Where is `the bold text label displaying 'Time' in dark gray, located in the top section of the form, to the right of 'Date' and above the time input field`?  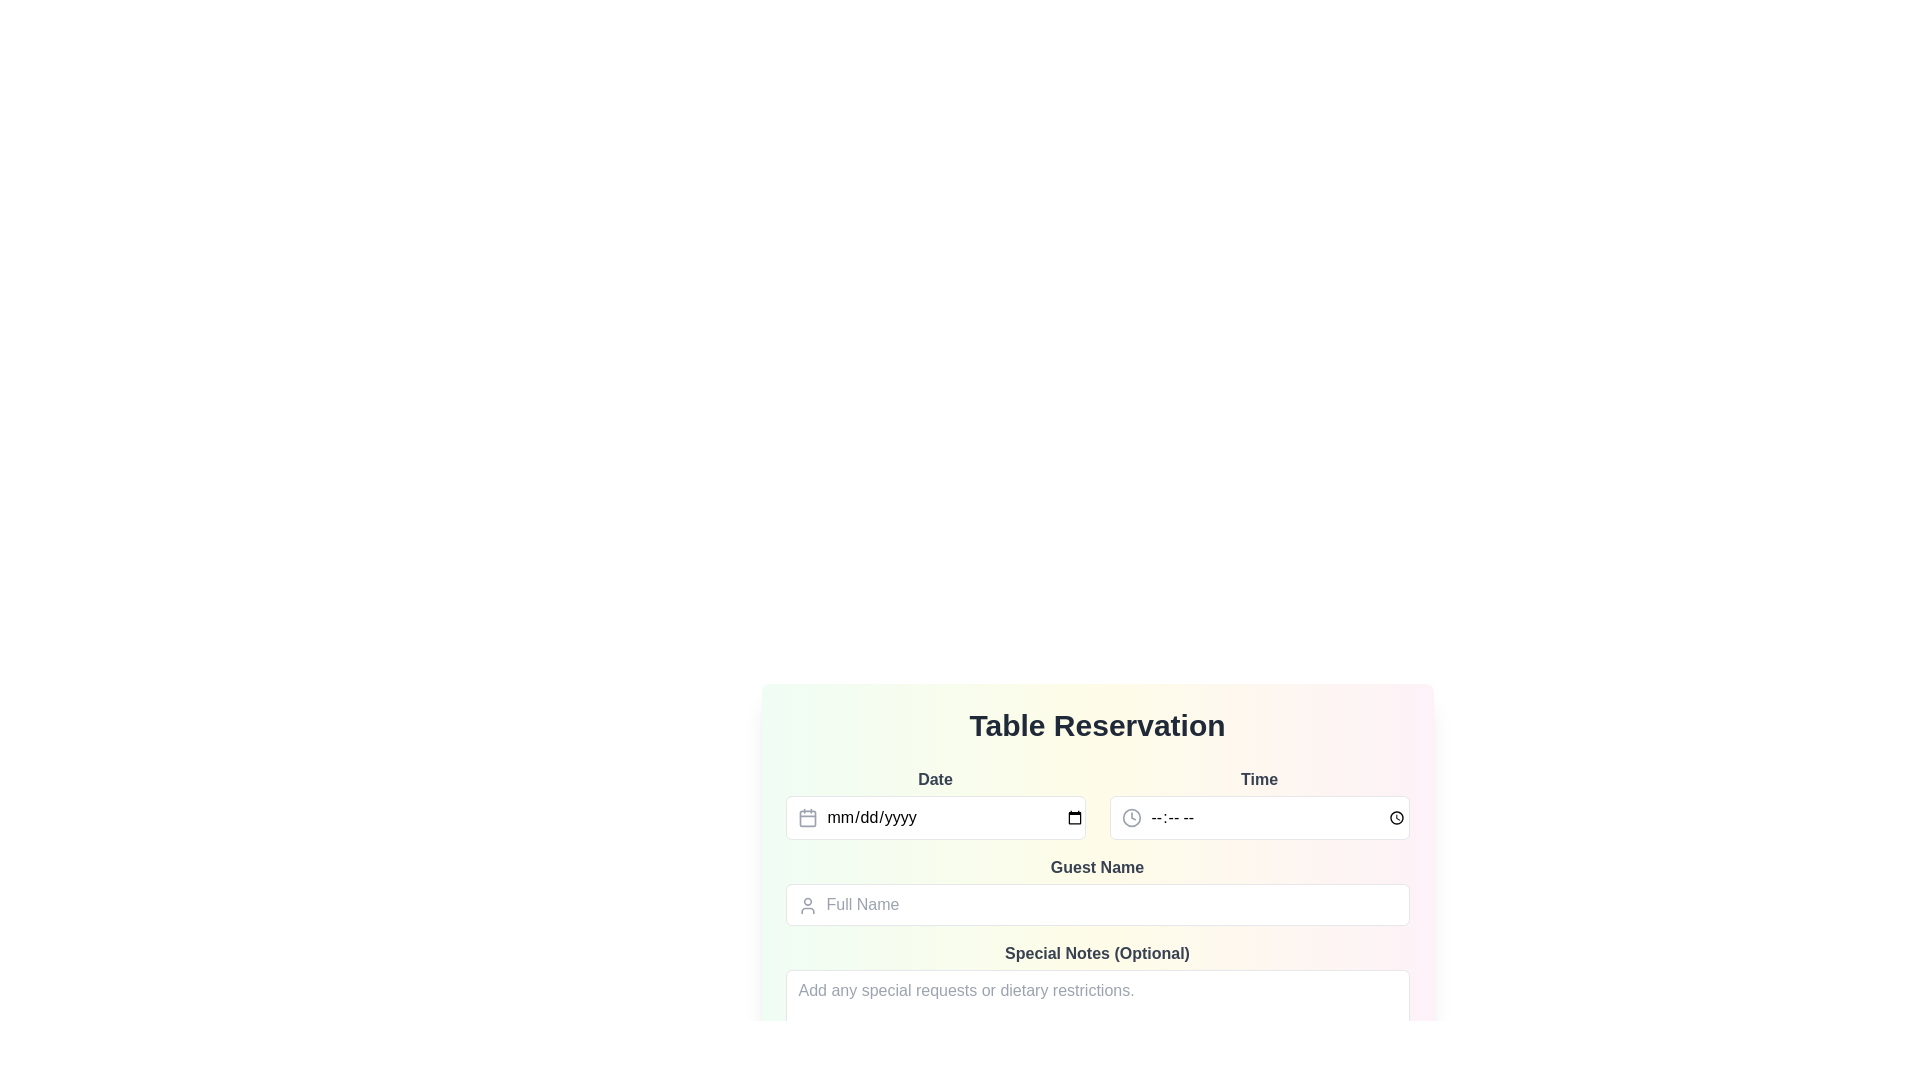
the bold text label displaying 'Time' in dark gray, located in the top section of the form, to the right of 'Date' and above the time input field is located at coordinates (1258, 778).